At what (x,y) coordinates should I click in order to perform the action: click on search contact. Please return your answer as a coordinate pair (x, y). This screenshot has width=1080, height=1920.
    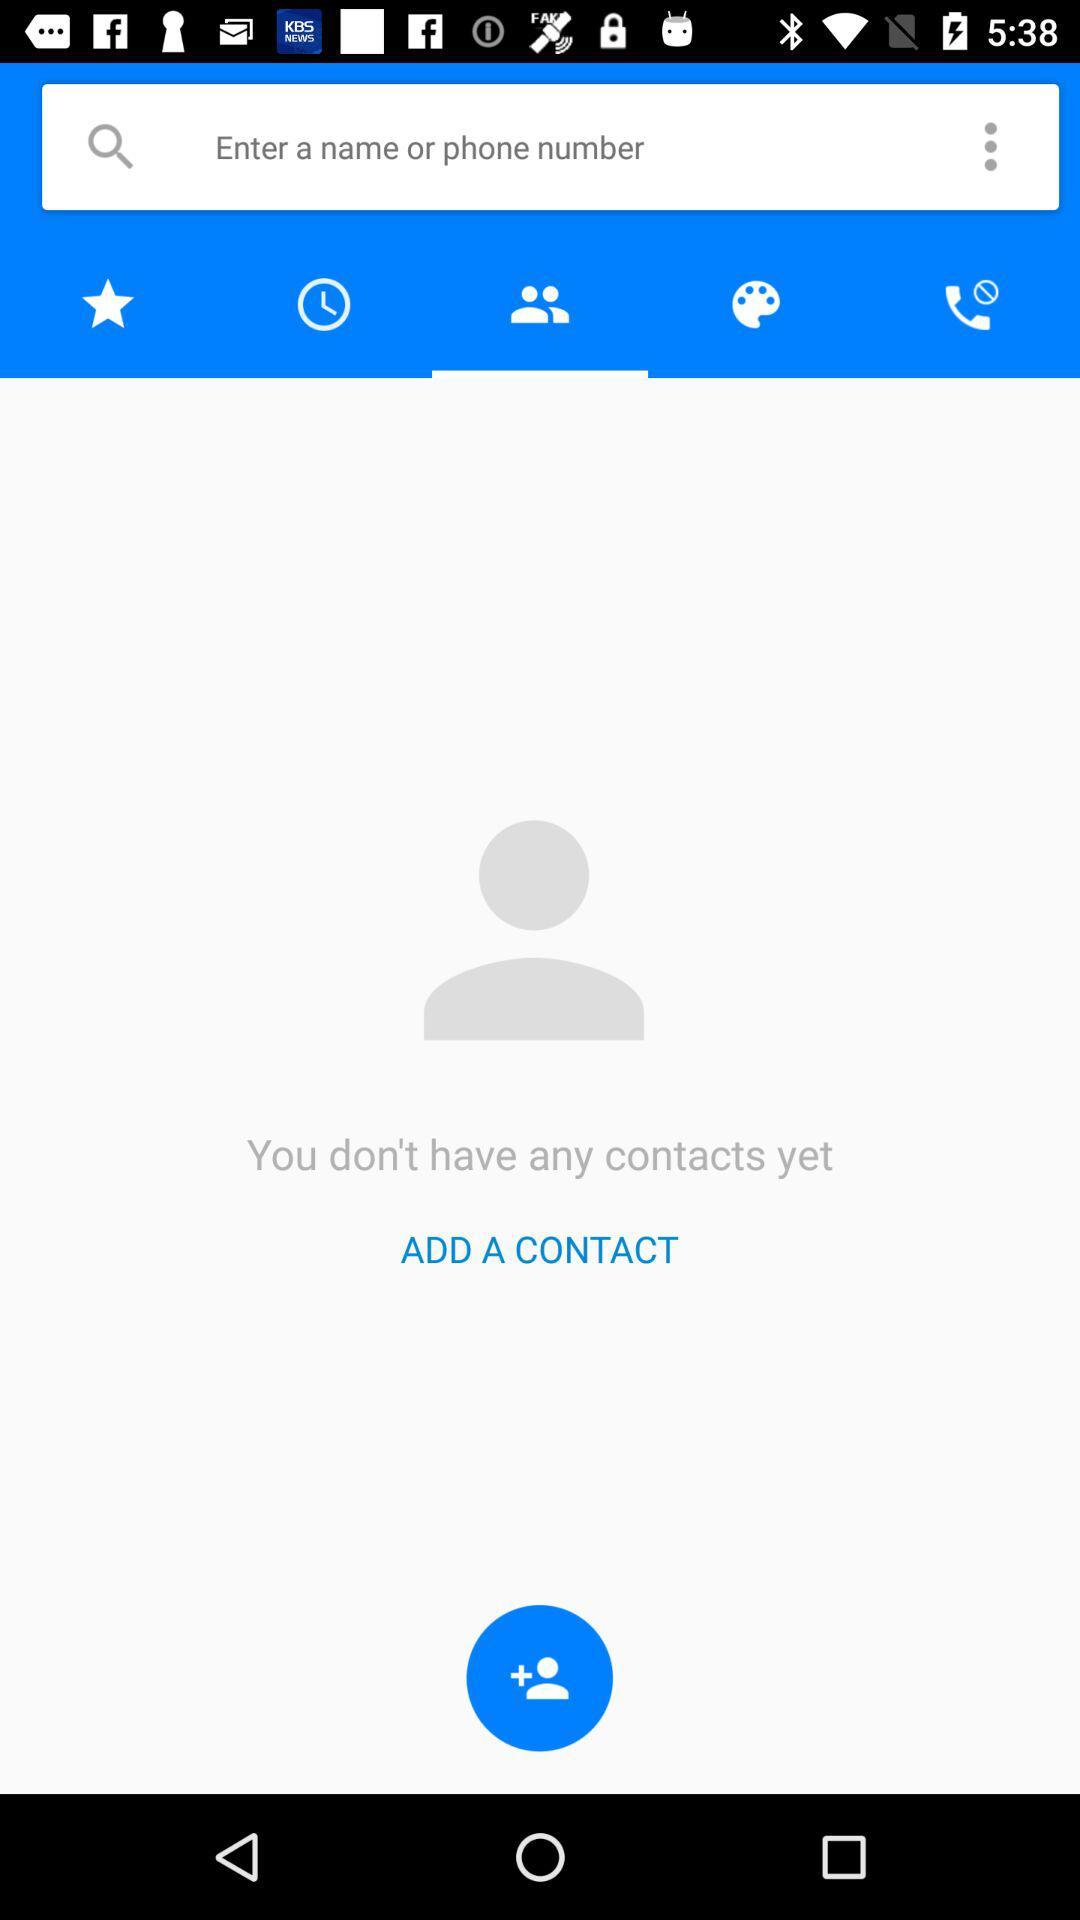
    Looking at the image, I should click on (579, 145).